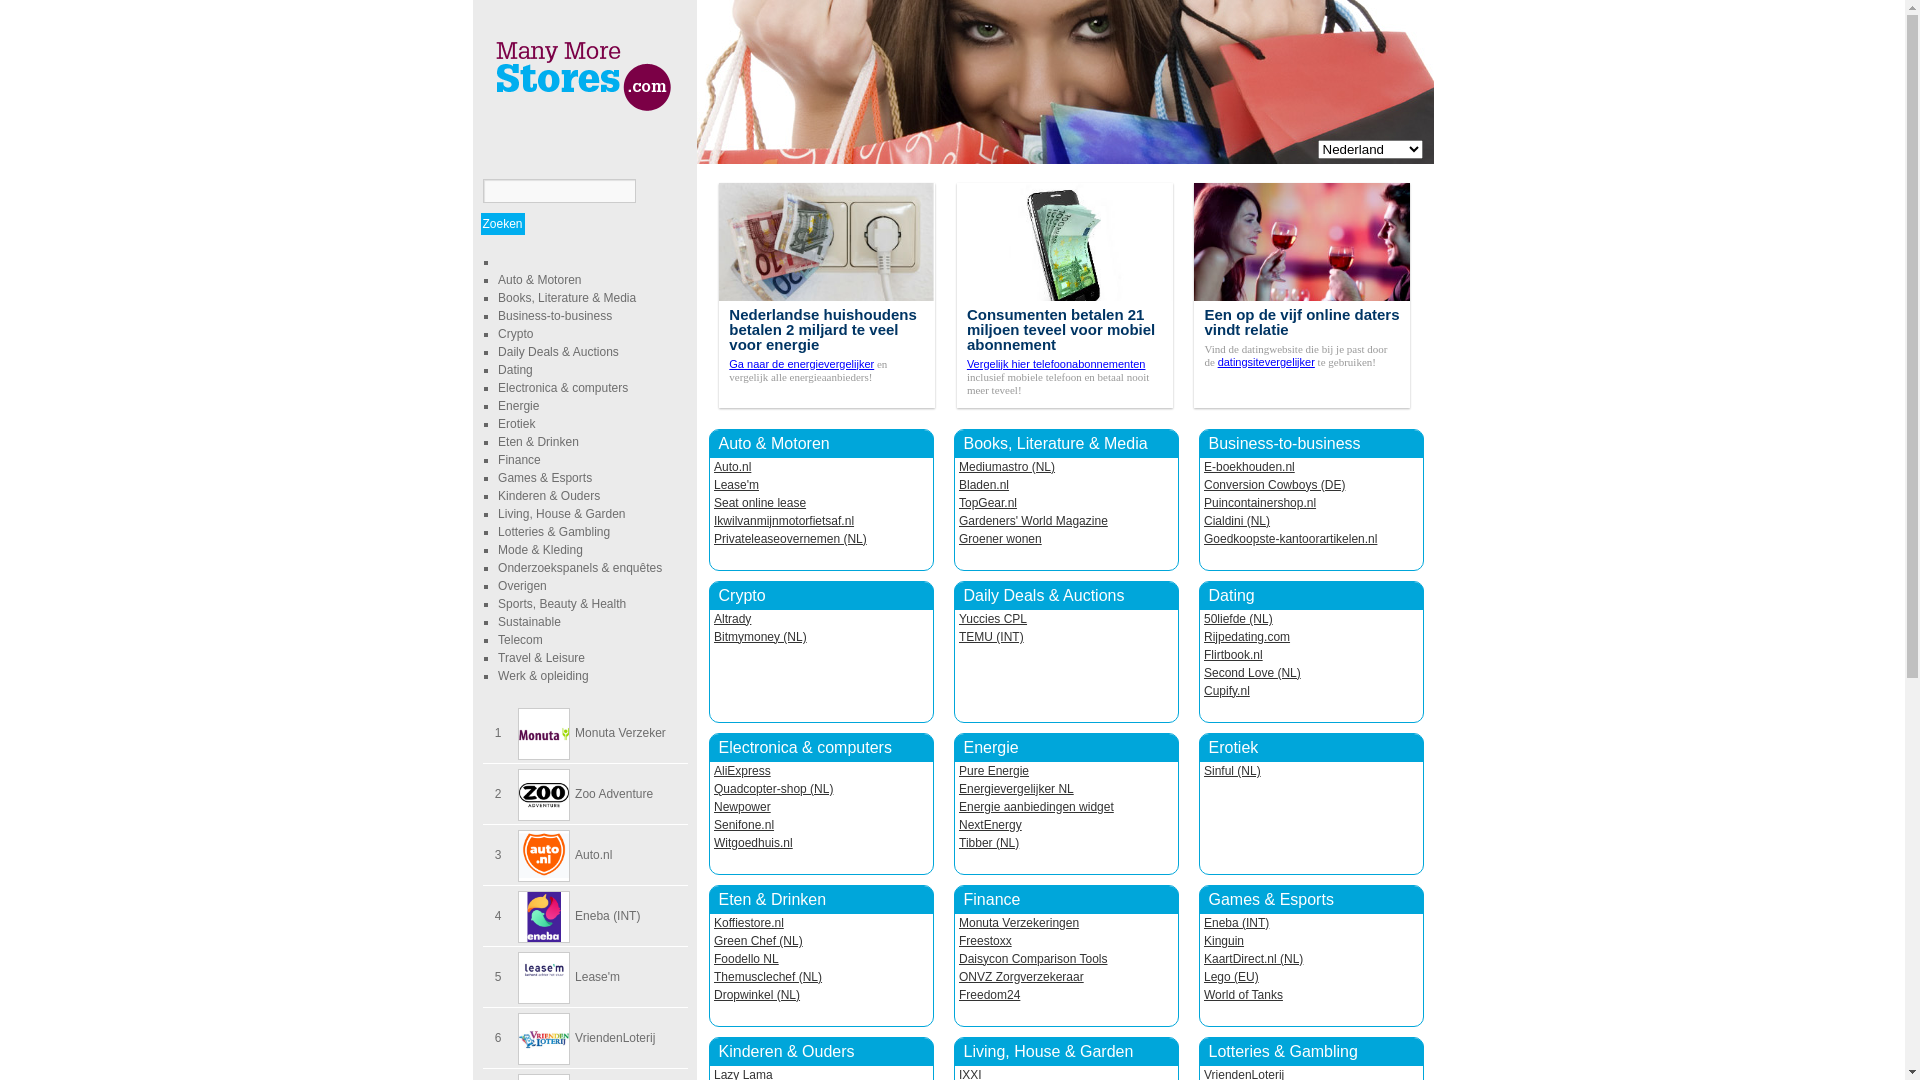 The height and width of the screenshot is (1080, 1920). I want to click on 'Flirtbook.nl', so click(1203, 655).